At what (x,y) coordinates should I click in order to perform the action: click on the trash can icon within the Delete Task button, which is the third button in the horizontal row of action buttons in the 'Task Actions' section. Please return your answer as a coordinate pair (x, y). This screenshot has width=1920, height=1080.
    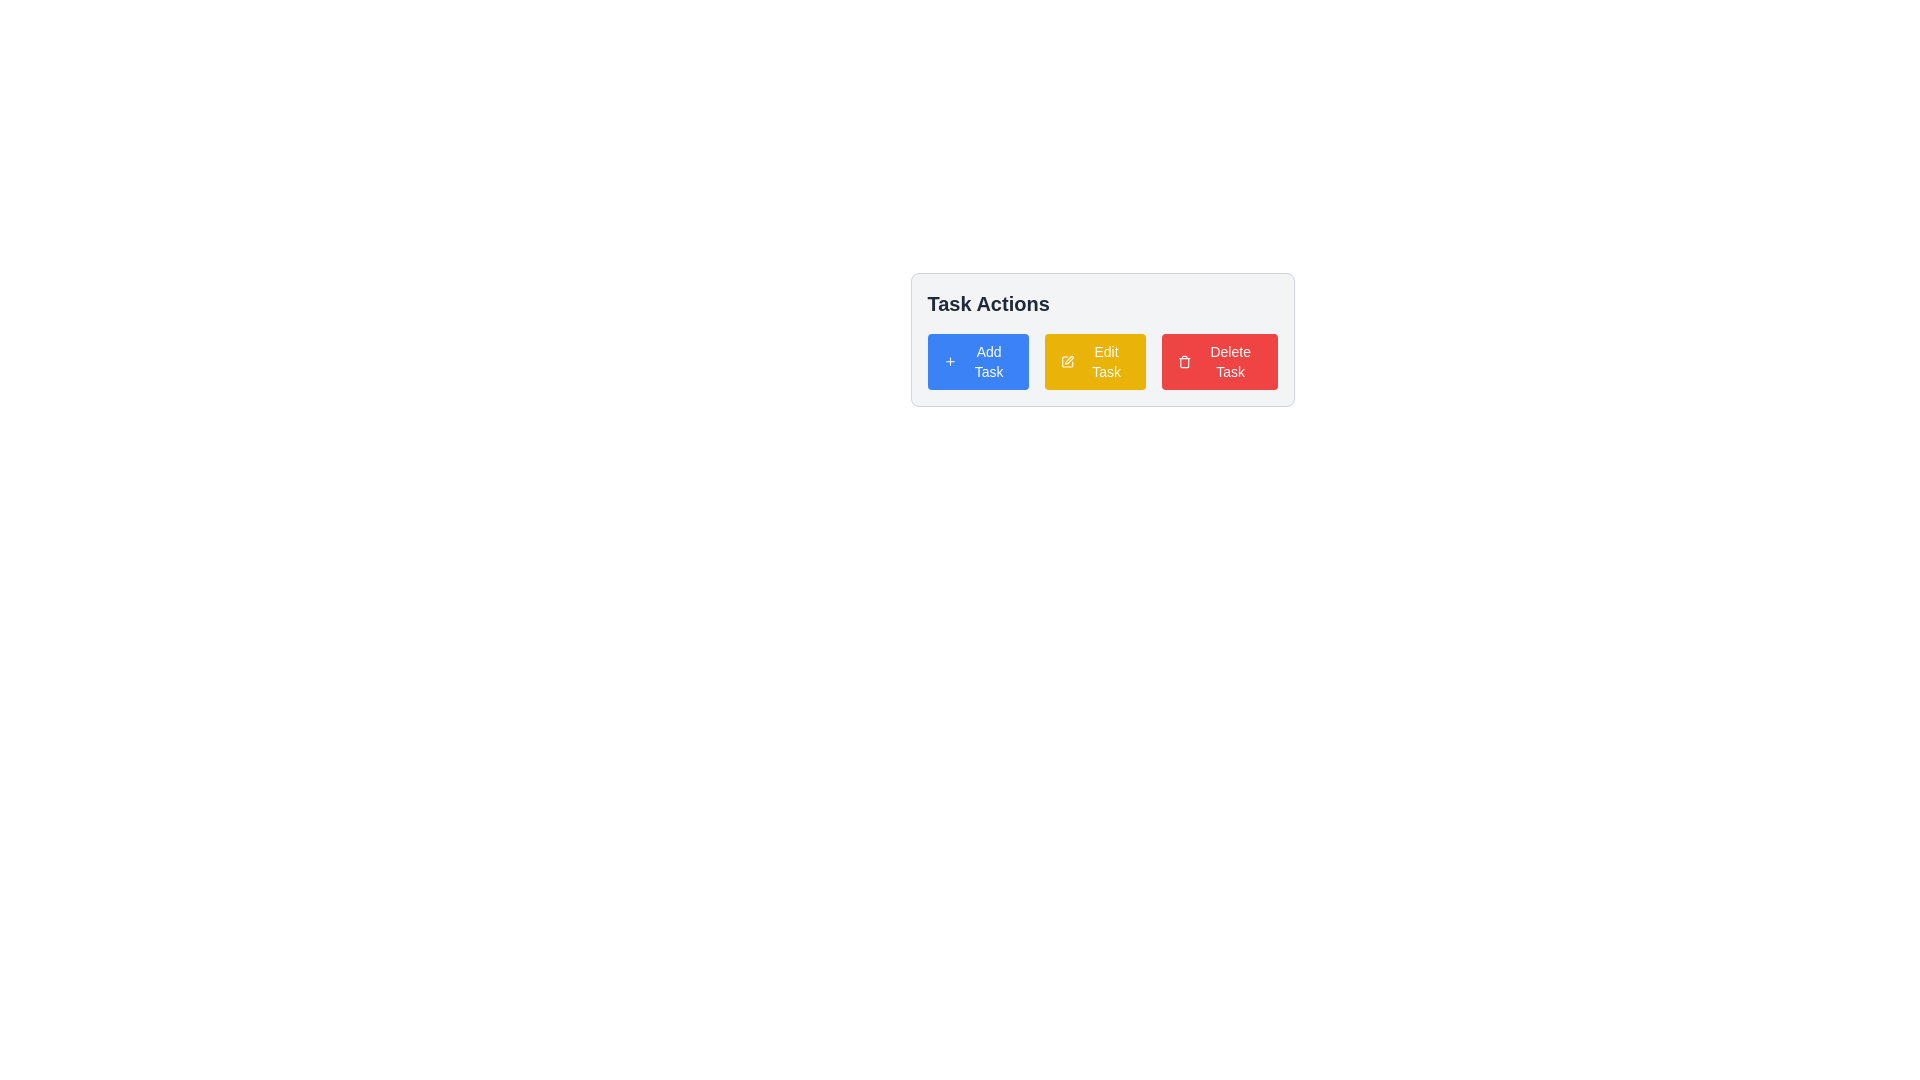
    Looking at the image, I should click on (1185, 363).